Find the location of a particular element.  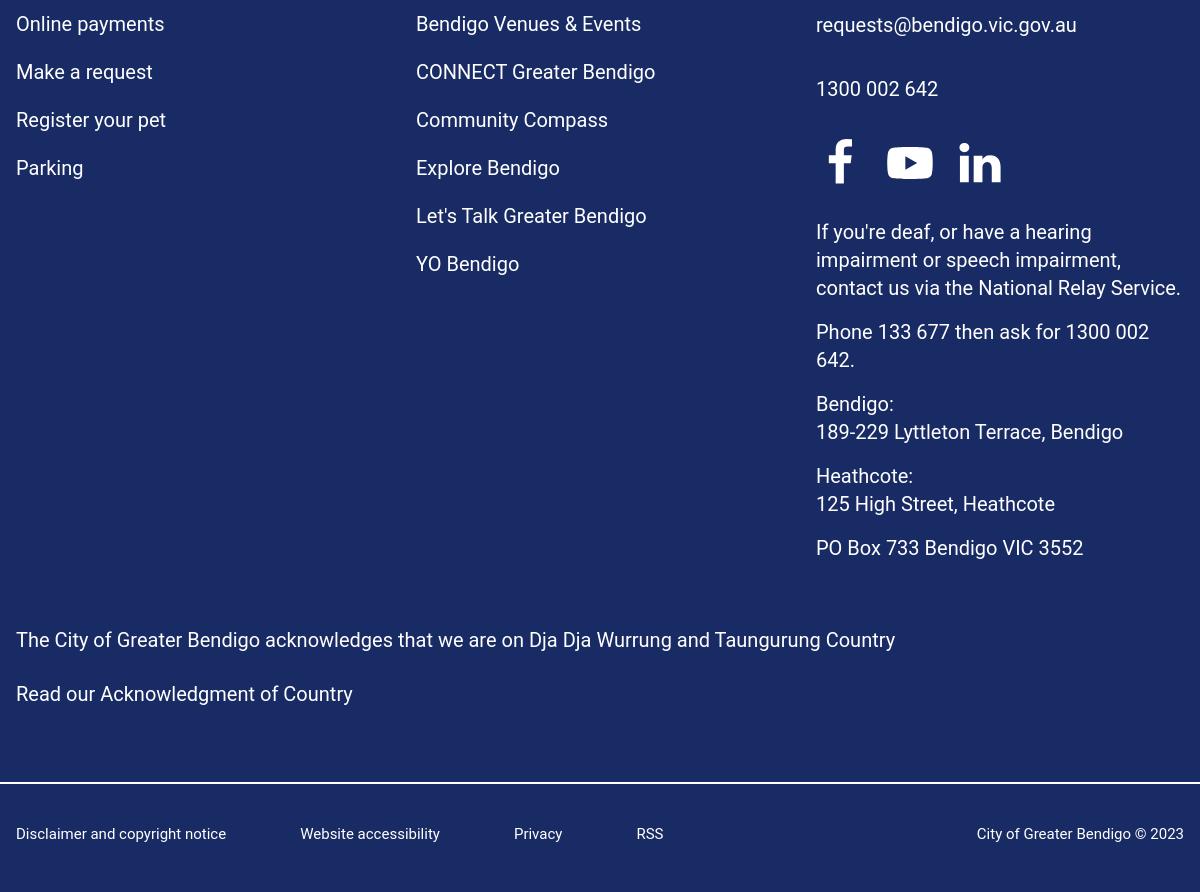

'The City of Greater Bendigo acknowledges that we are on Dja Dja Wurrung and Taungurung Country' is located at coordinates (454, 639).